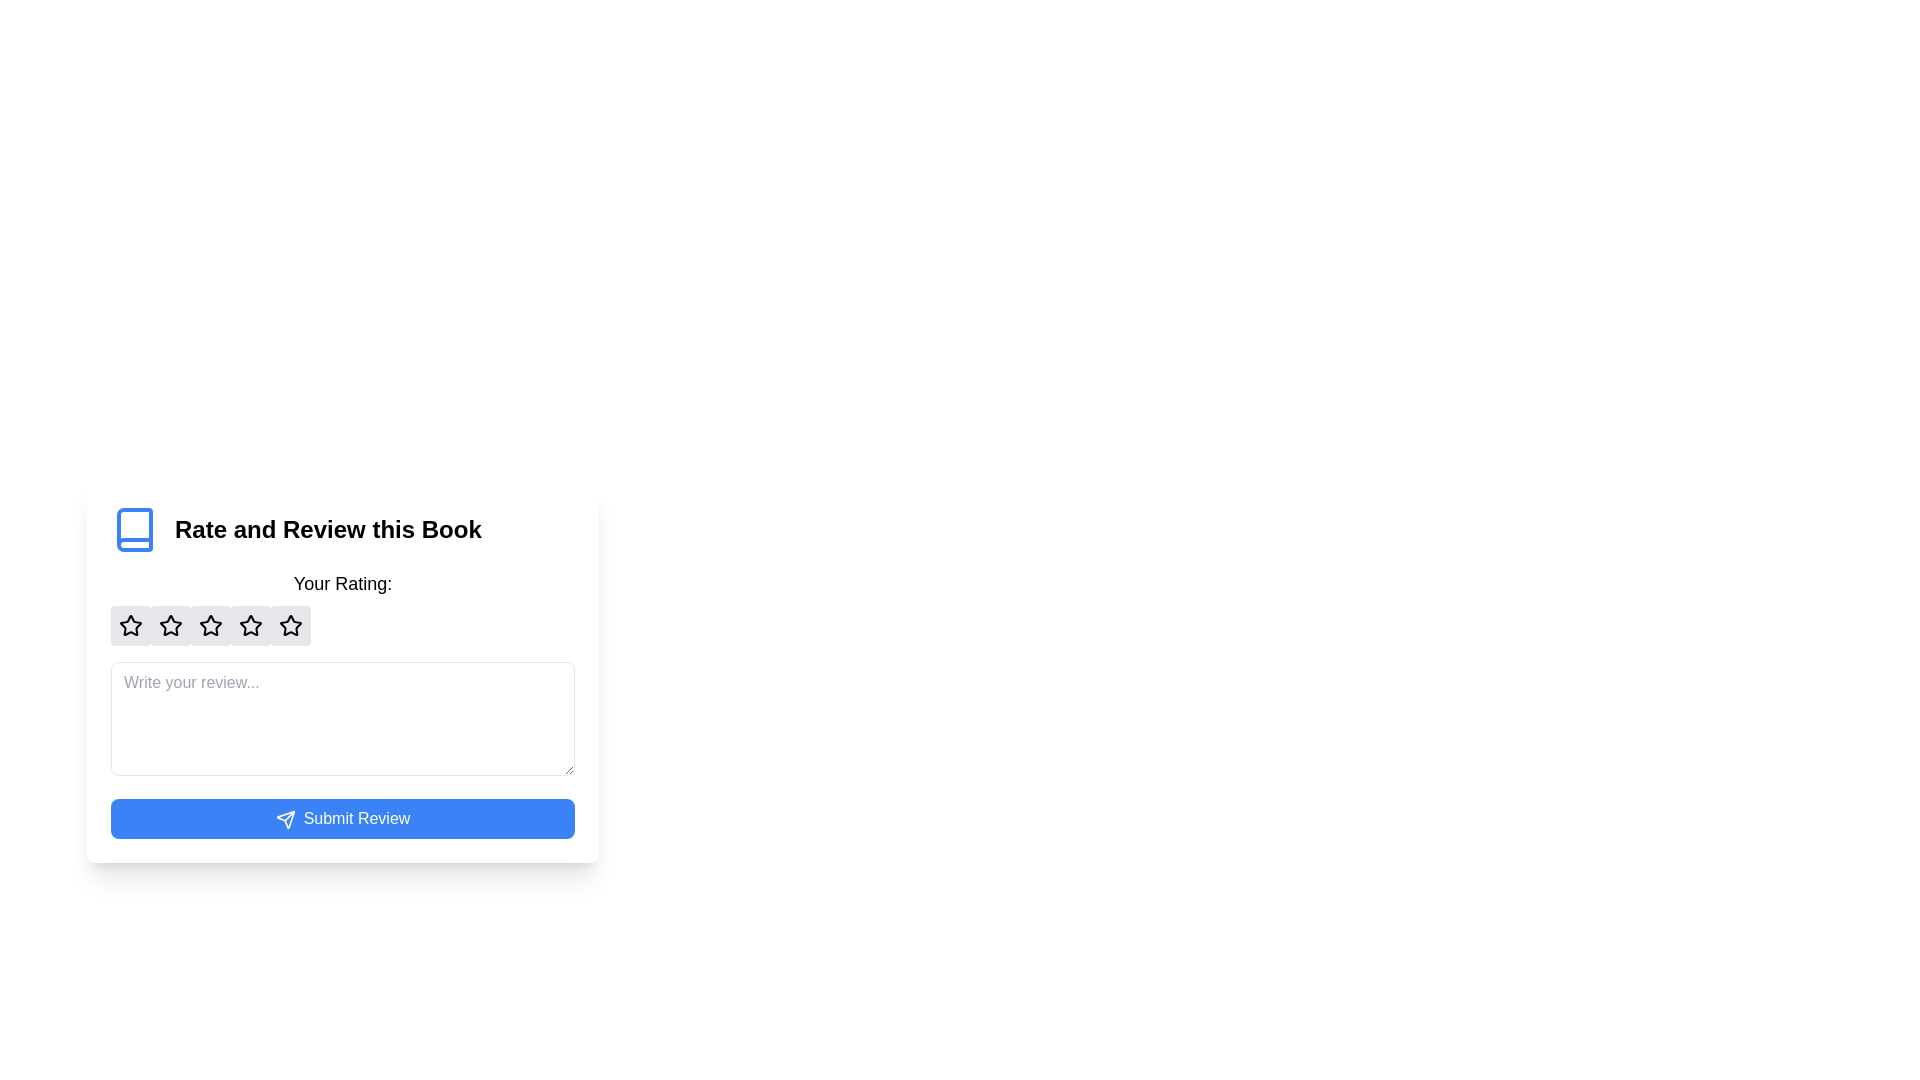 This screenshot has height=1080, width=1920. Describe the element at coordinates (342, 722) in the screenshot. I see `to select text in the multi-line text area for inputting a book review located above the 'Submit Review' button` at that location.